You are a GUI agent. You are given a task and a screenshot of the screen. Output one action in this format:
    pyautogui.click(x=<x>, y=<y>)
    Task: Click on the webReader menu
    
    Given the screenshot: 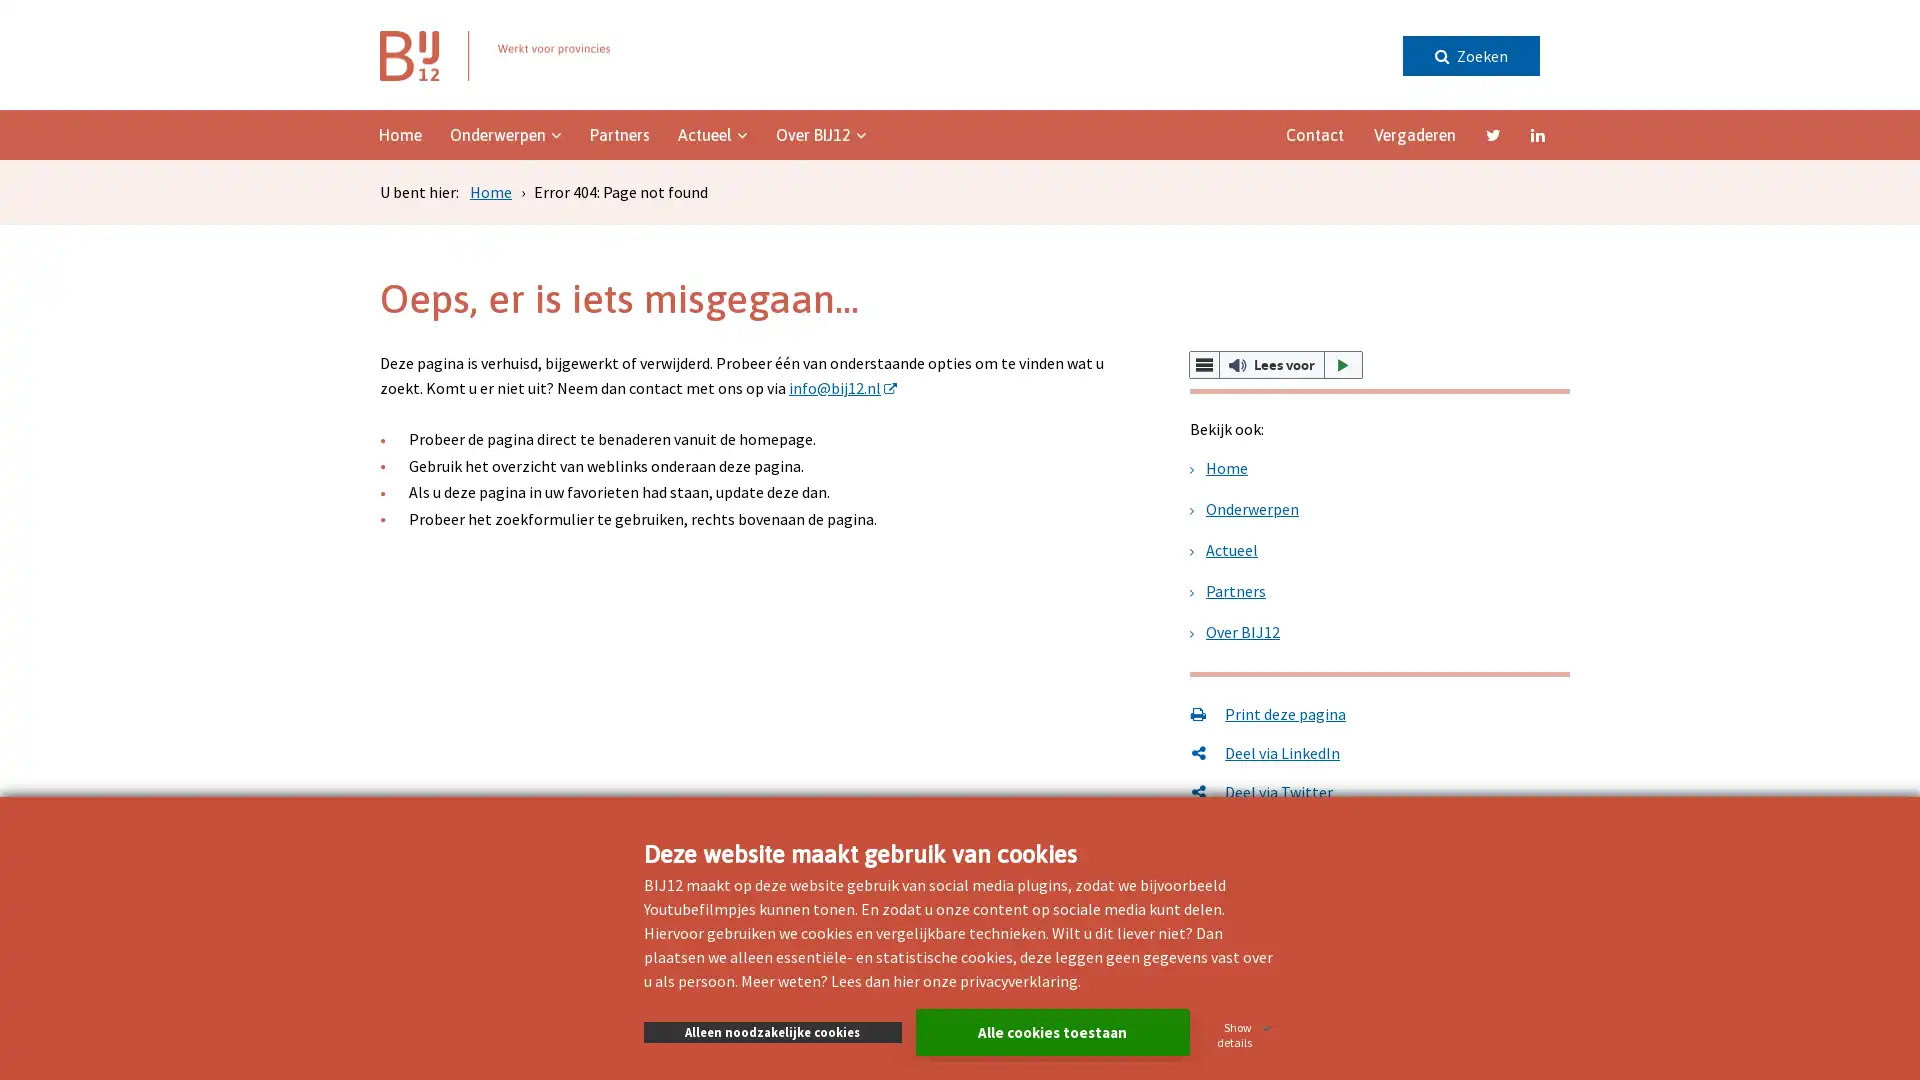 What is the action you would take?
    pyautogui.click(x=1203, y=365)
    